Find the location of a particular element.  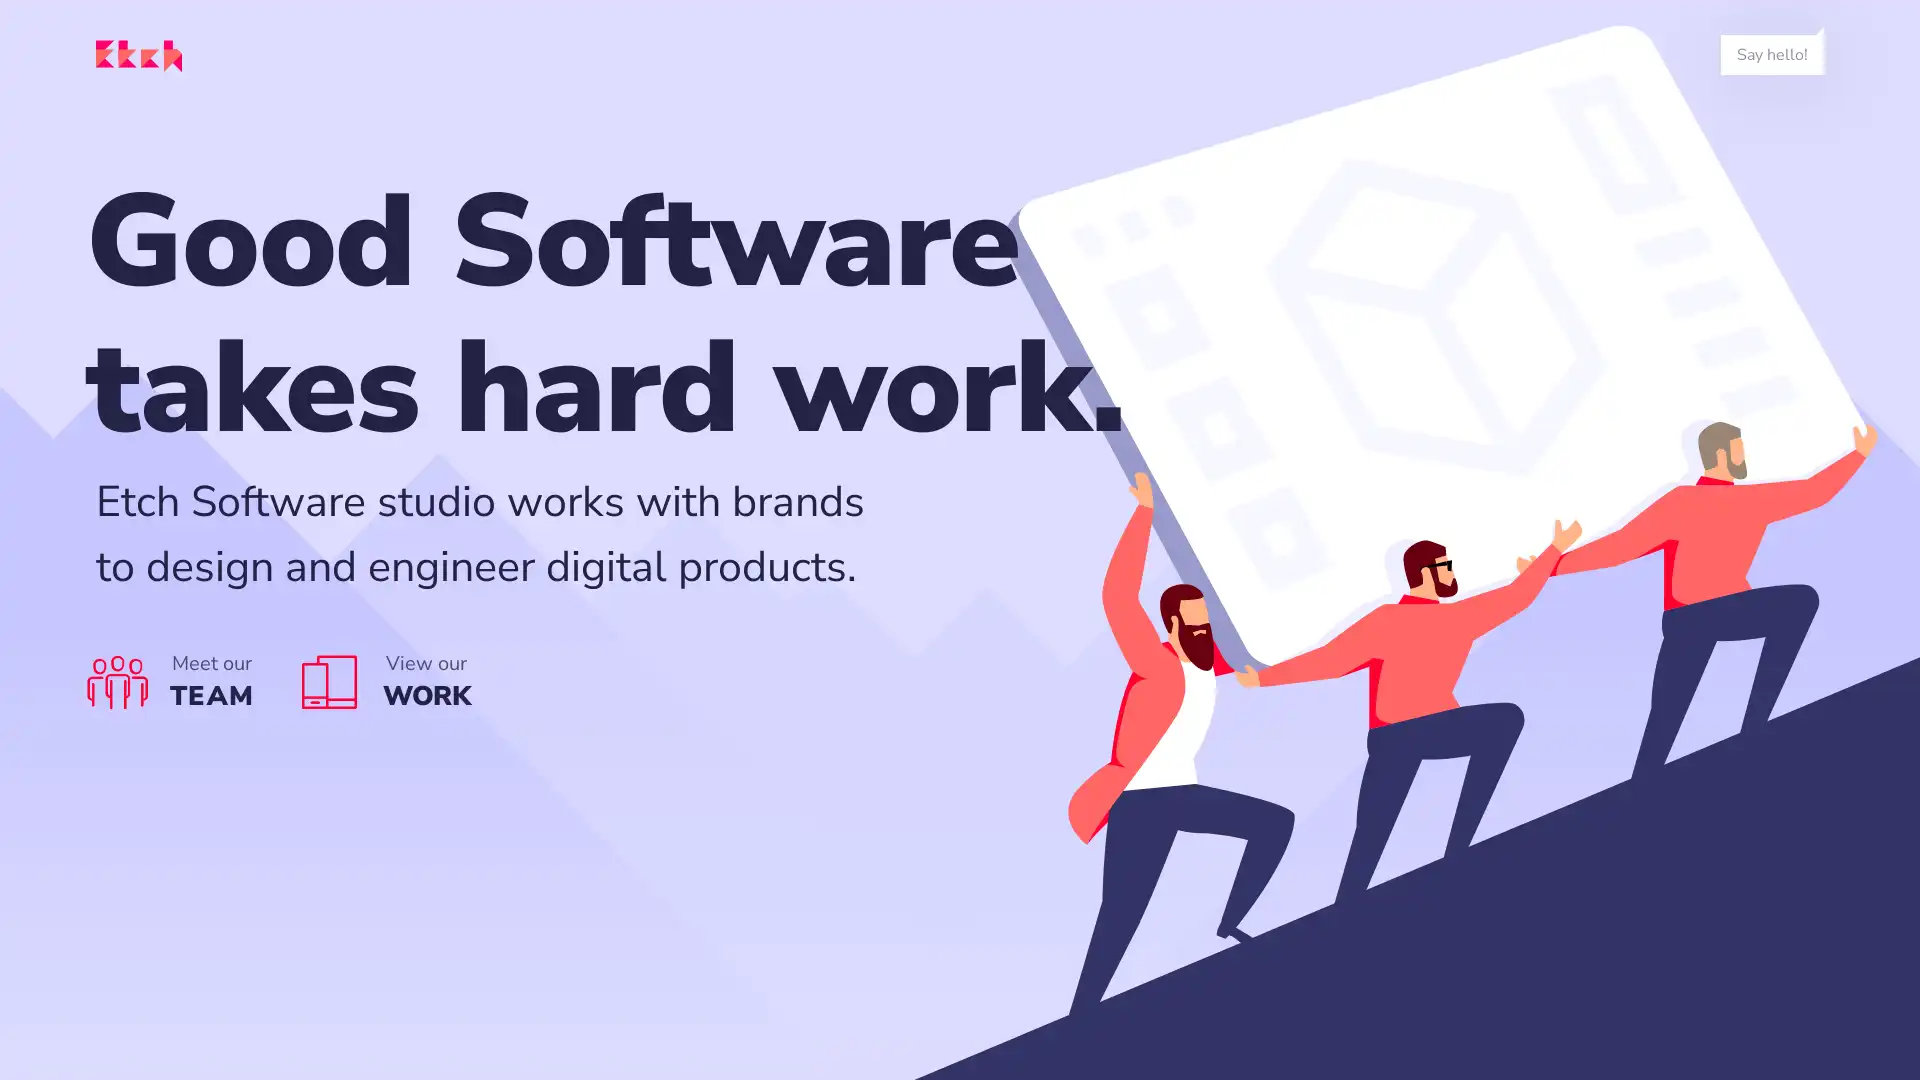

Open the contact details modal is located at coordinates (1772, 53).